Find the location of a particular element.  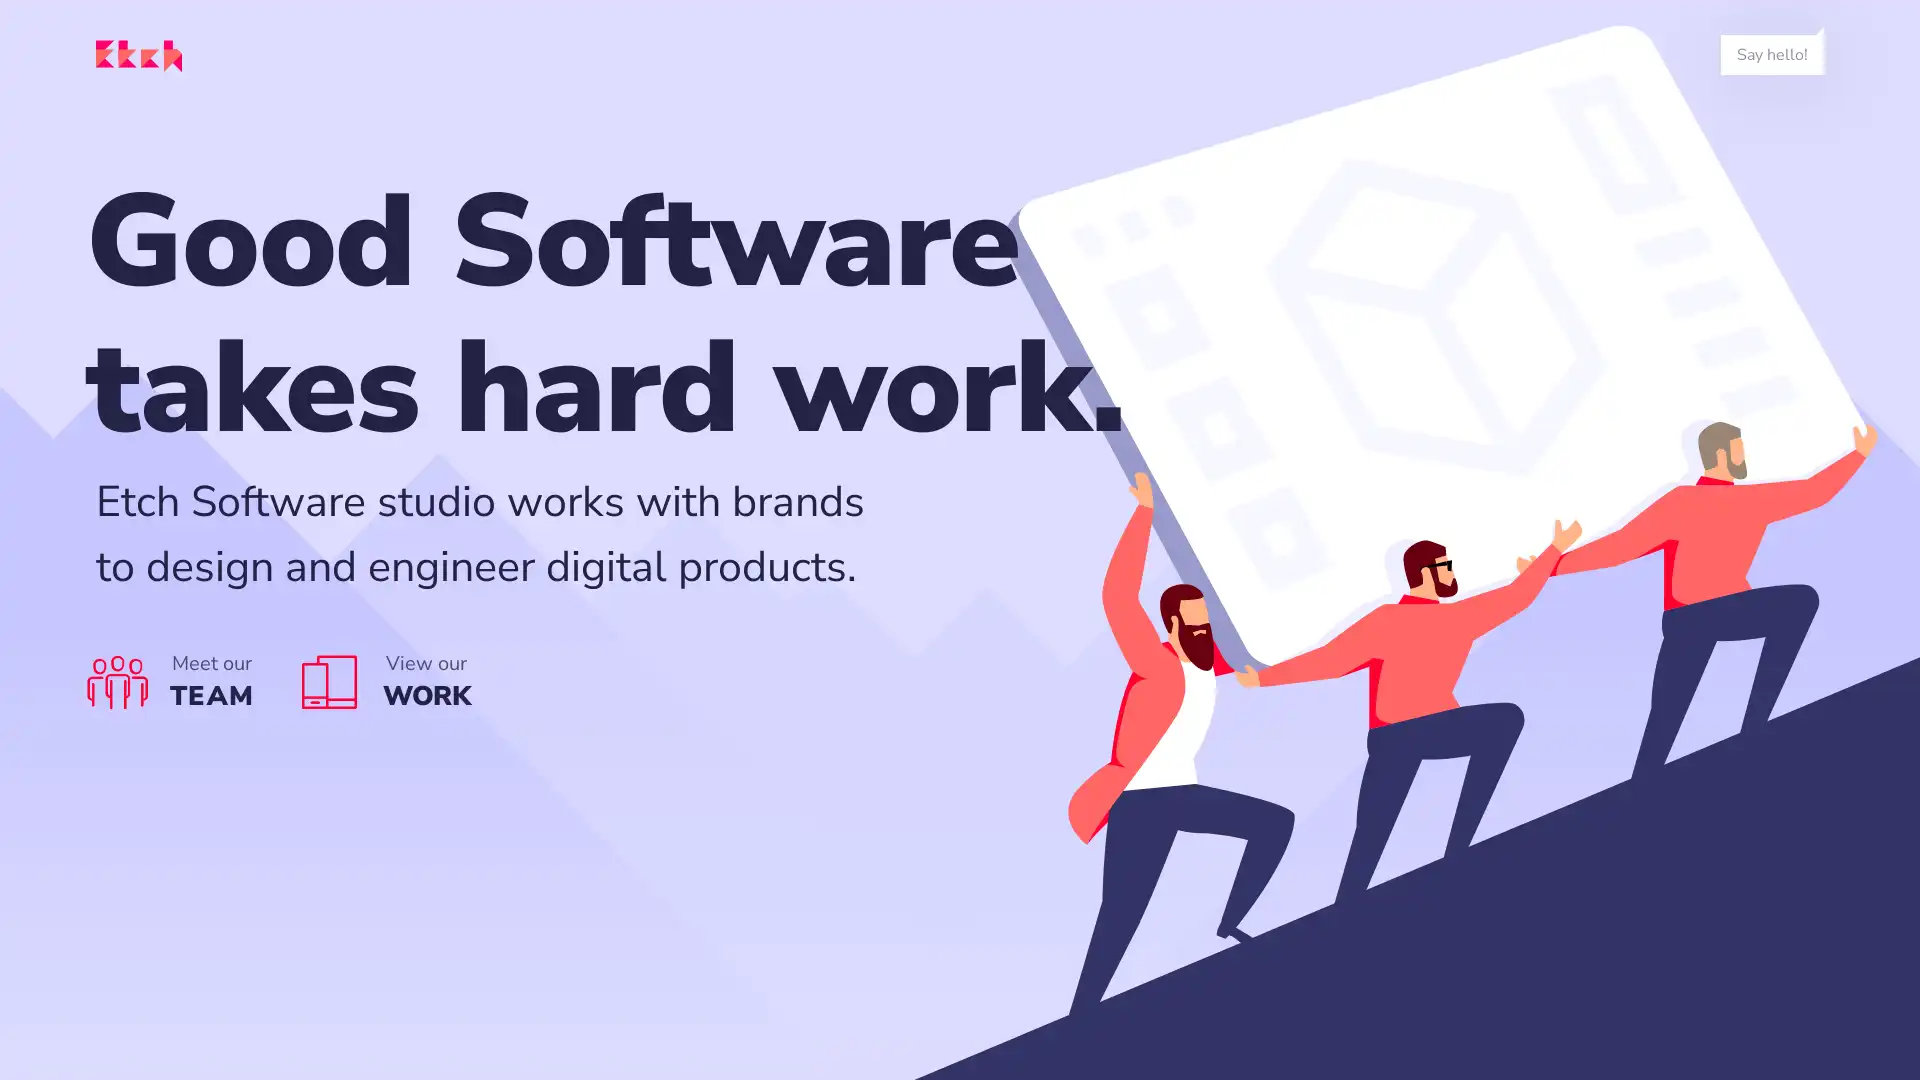

Open the contact details modal is located at coordinates (1772, 53).